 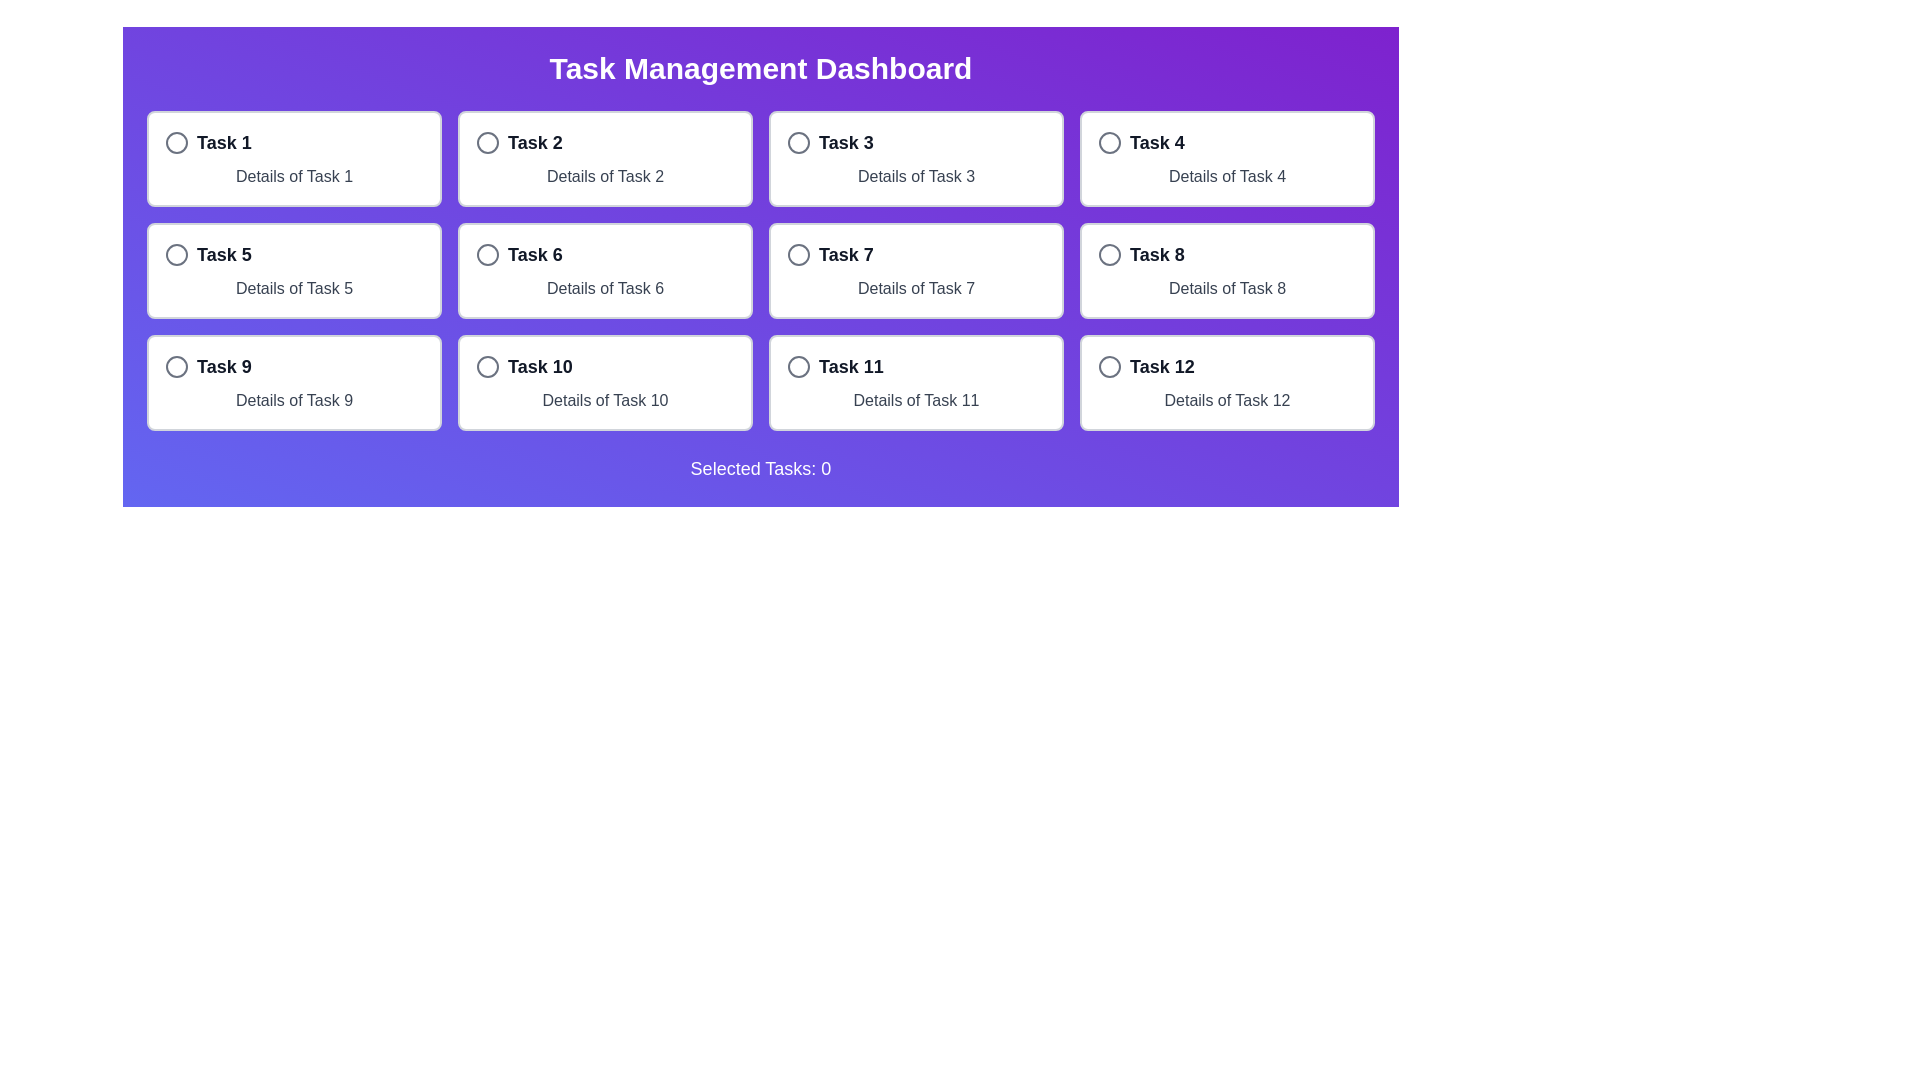 I want to click on the title text of the dashboard, which is 'Task Management Dashboard', so click(x=760, y=68).